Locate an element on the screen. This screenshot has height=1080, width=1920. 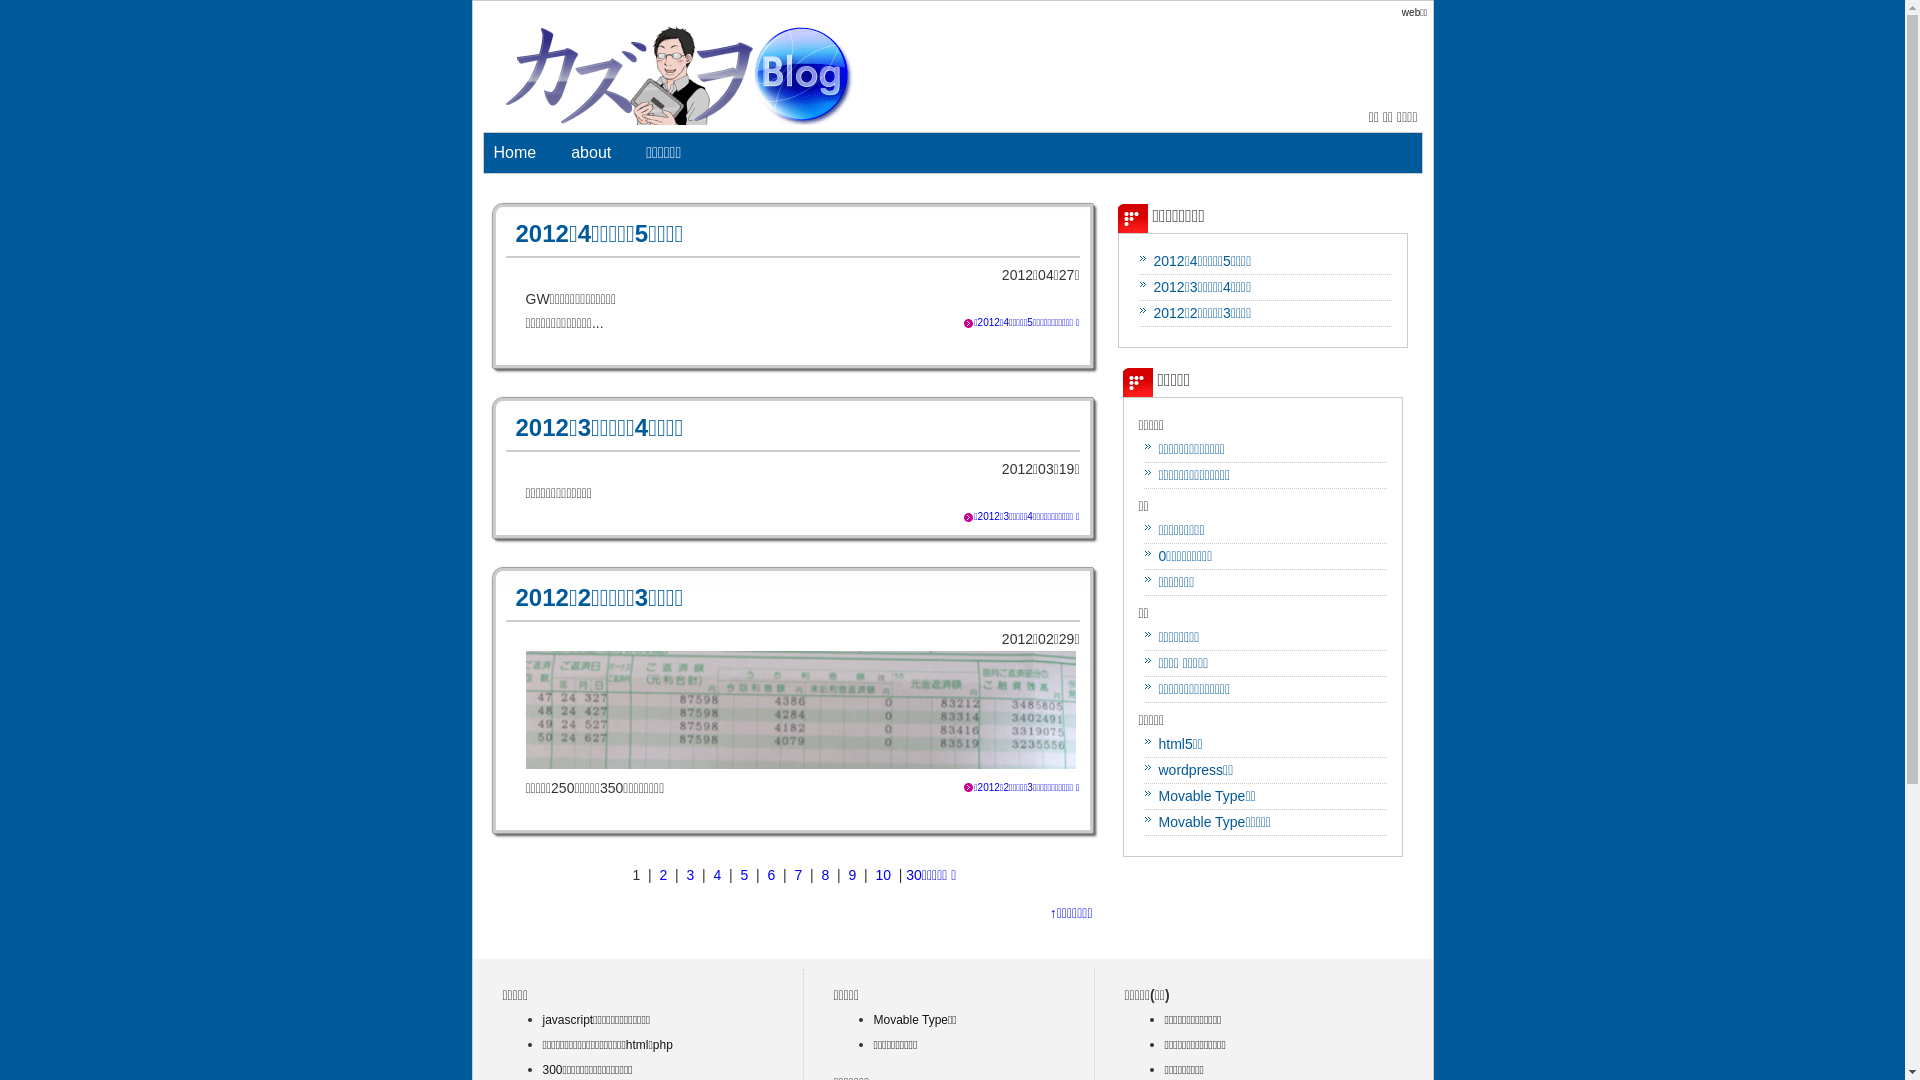
'about' is located at coordinates (589, 152).